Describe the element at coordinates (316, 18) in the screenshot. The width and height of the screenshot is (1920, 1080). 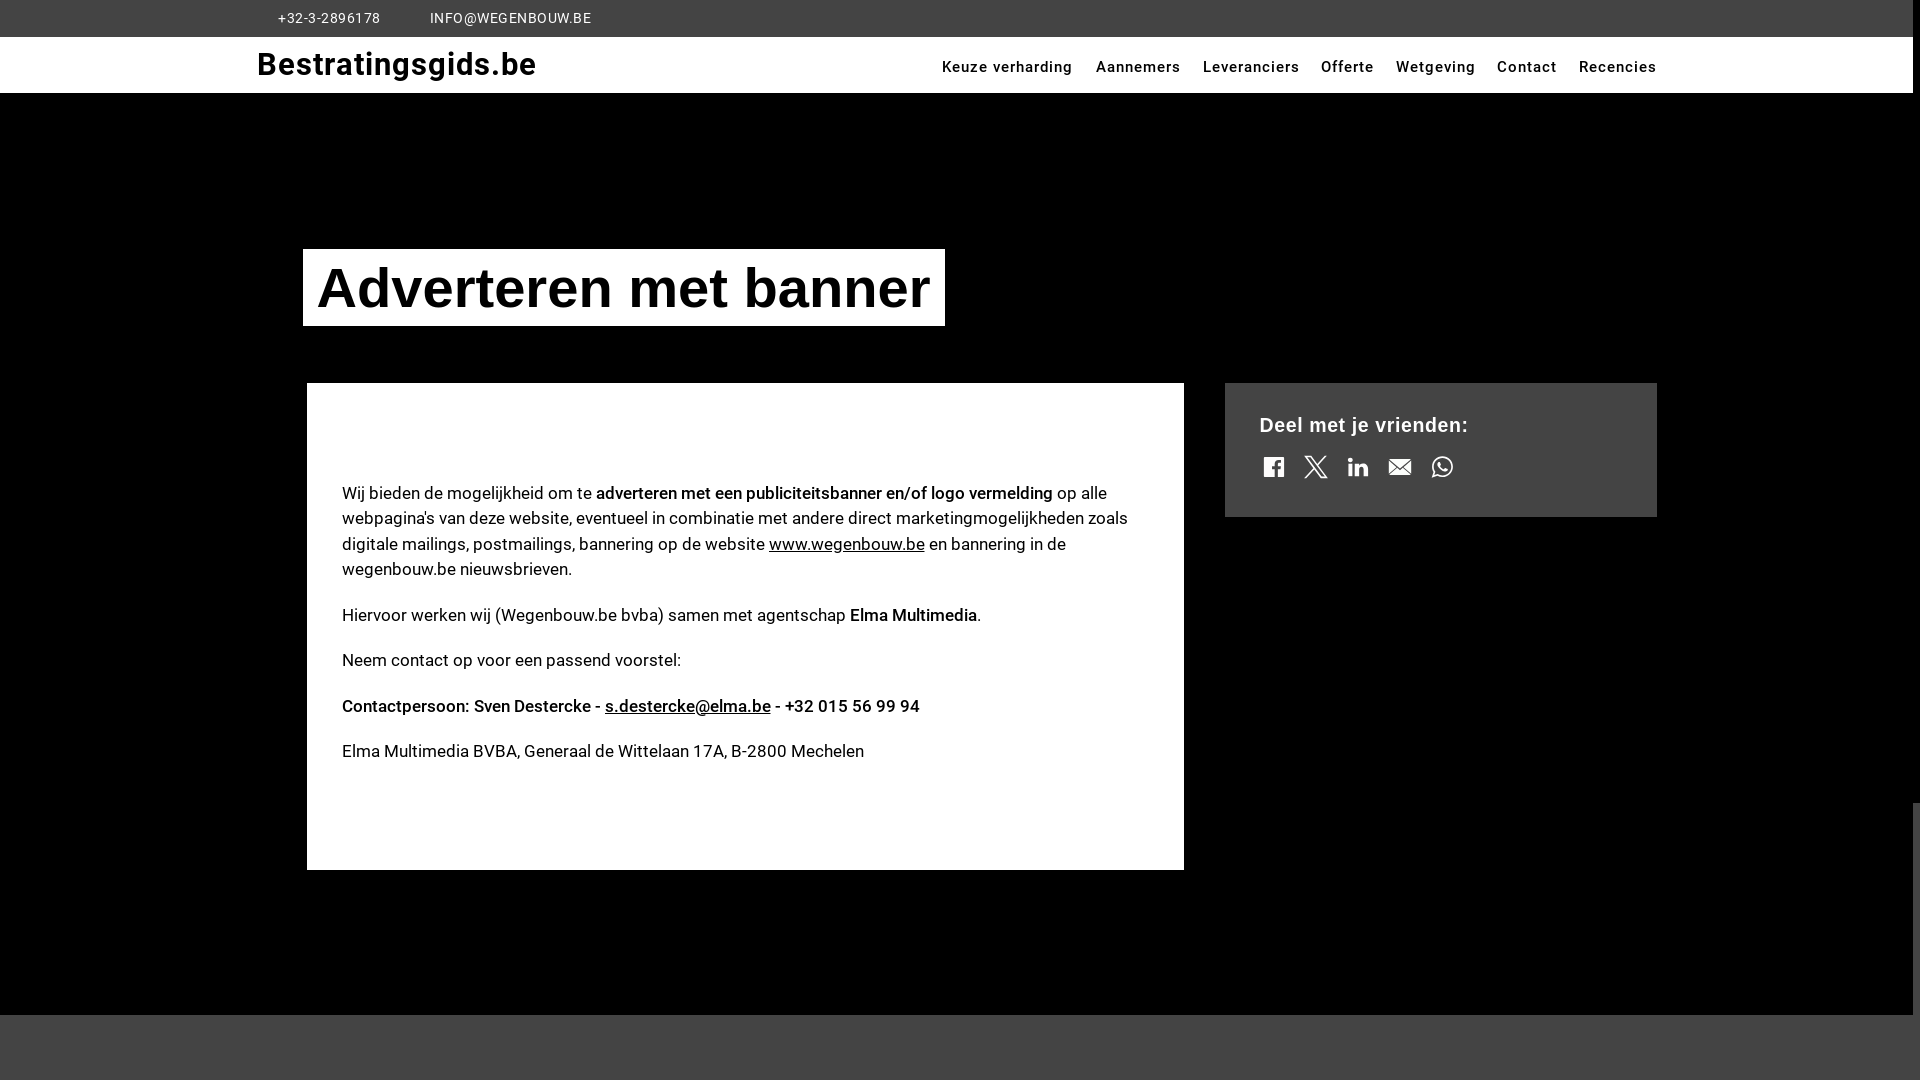
I see `'+32-3-2896178'` at that location.